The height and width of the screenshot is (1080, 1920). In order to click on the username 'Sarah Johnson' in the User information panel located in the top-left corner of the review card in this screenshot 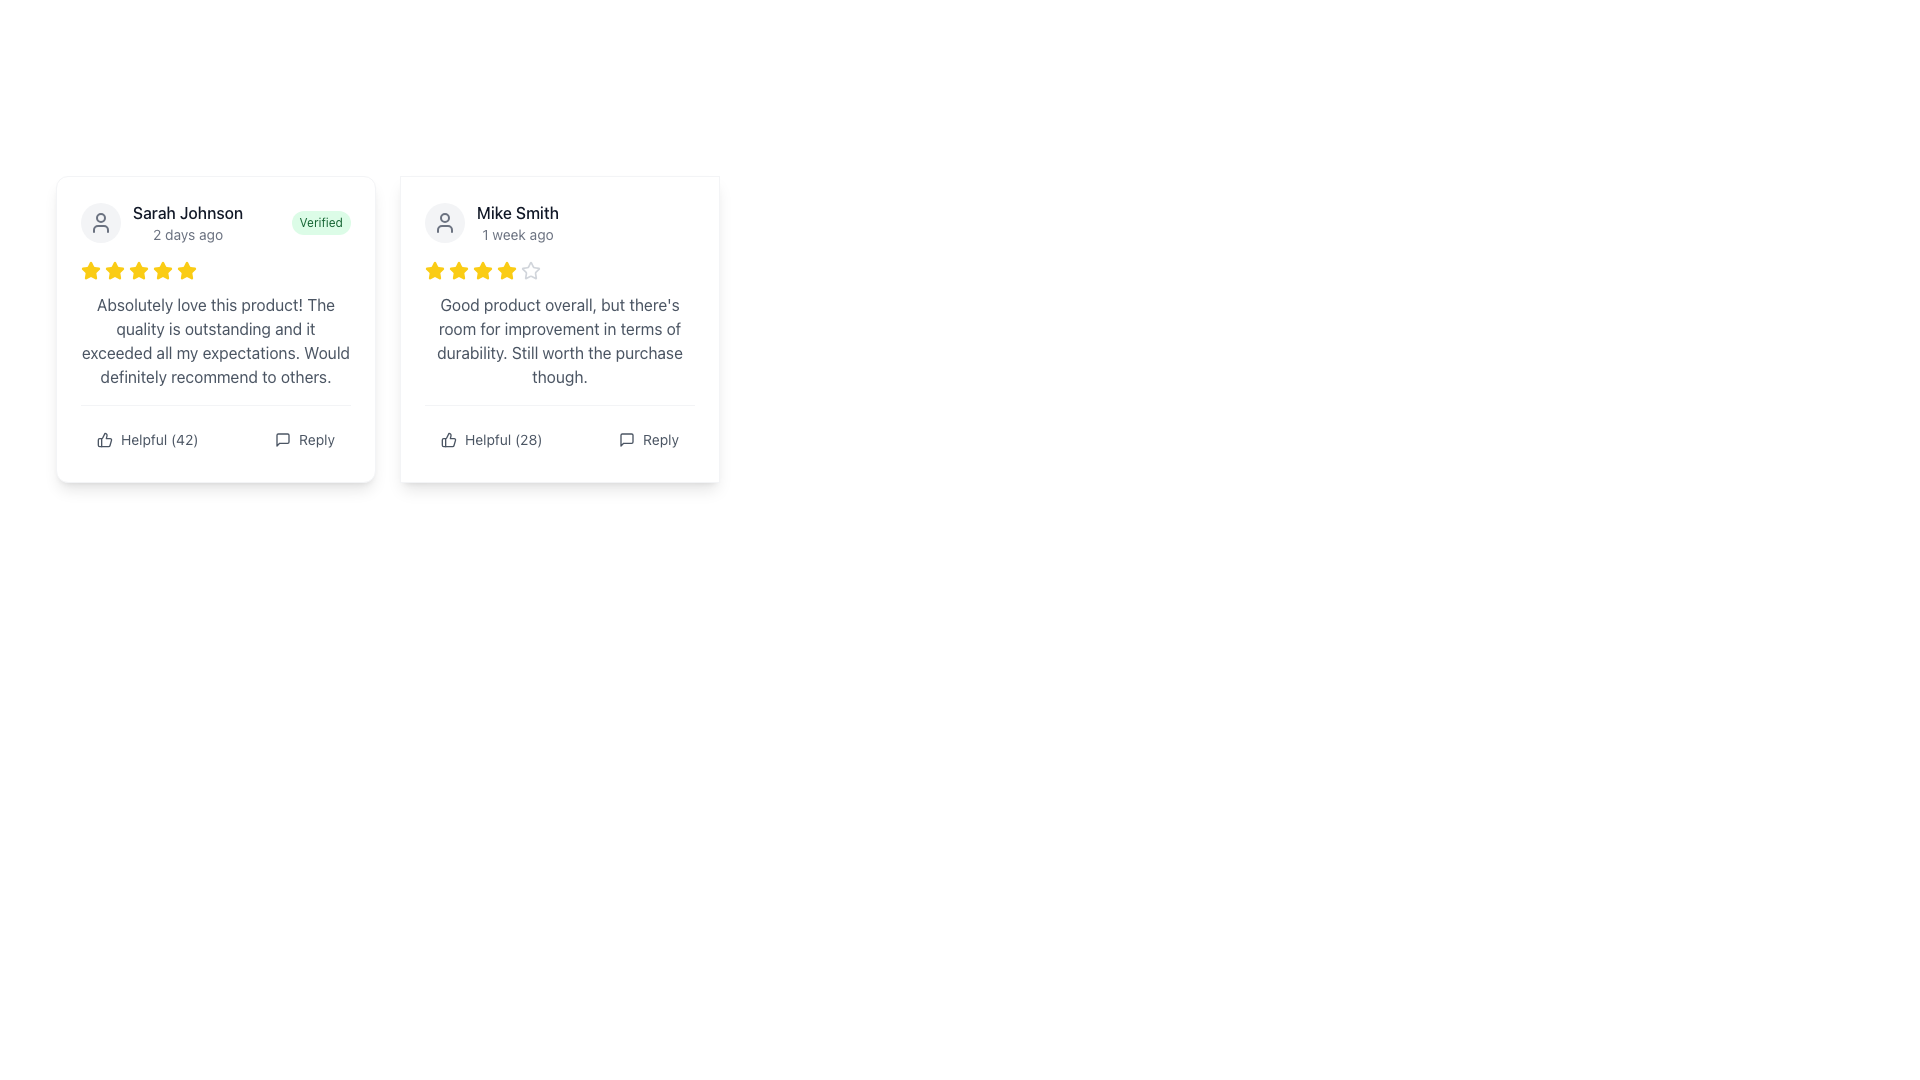, I will do `click(216, 223)`.